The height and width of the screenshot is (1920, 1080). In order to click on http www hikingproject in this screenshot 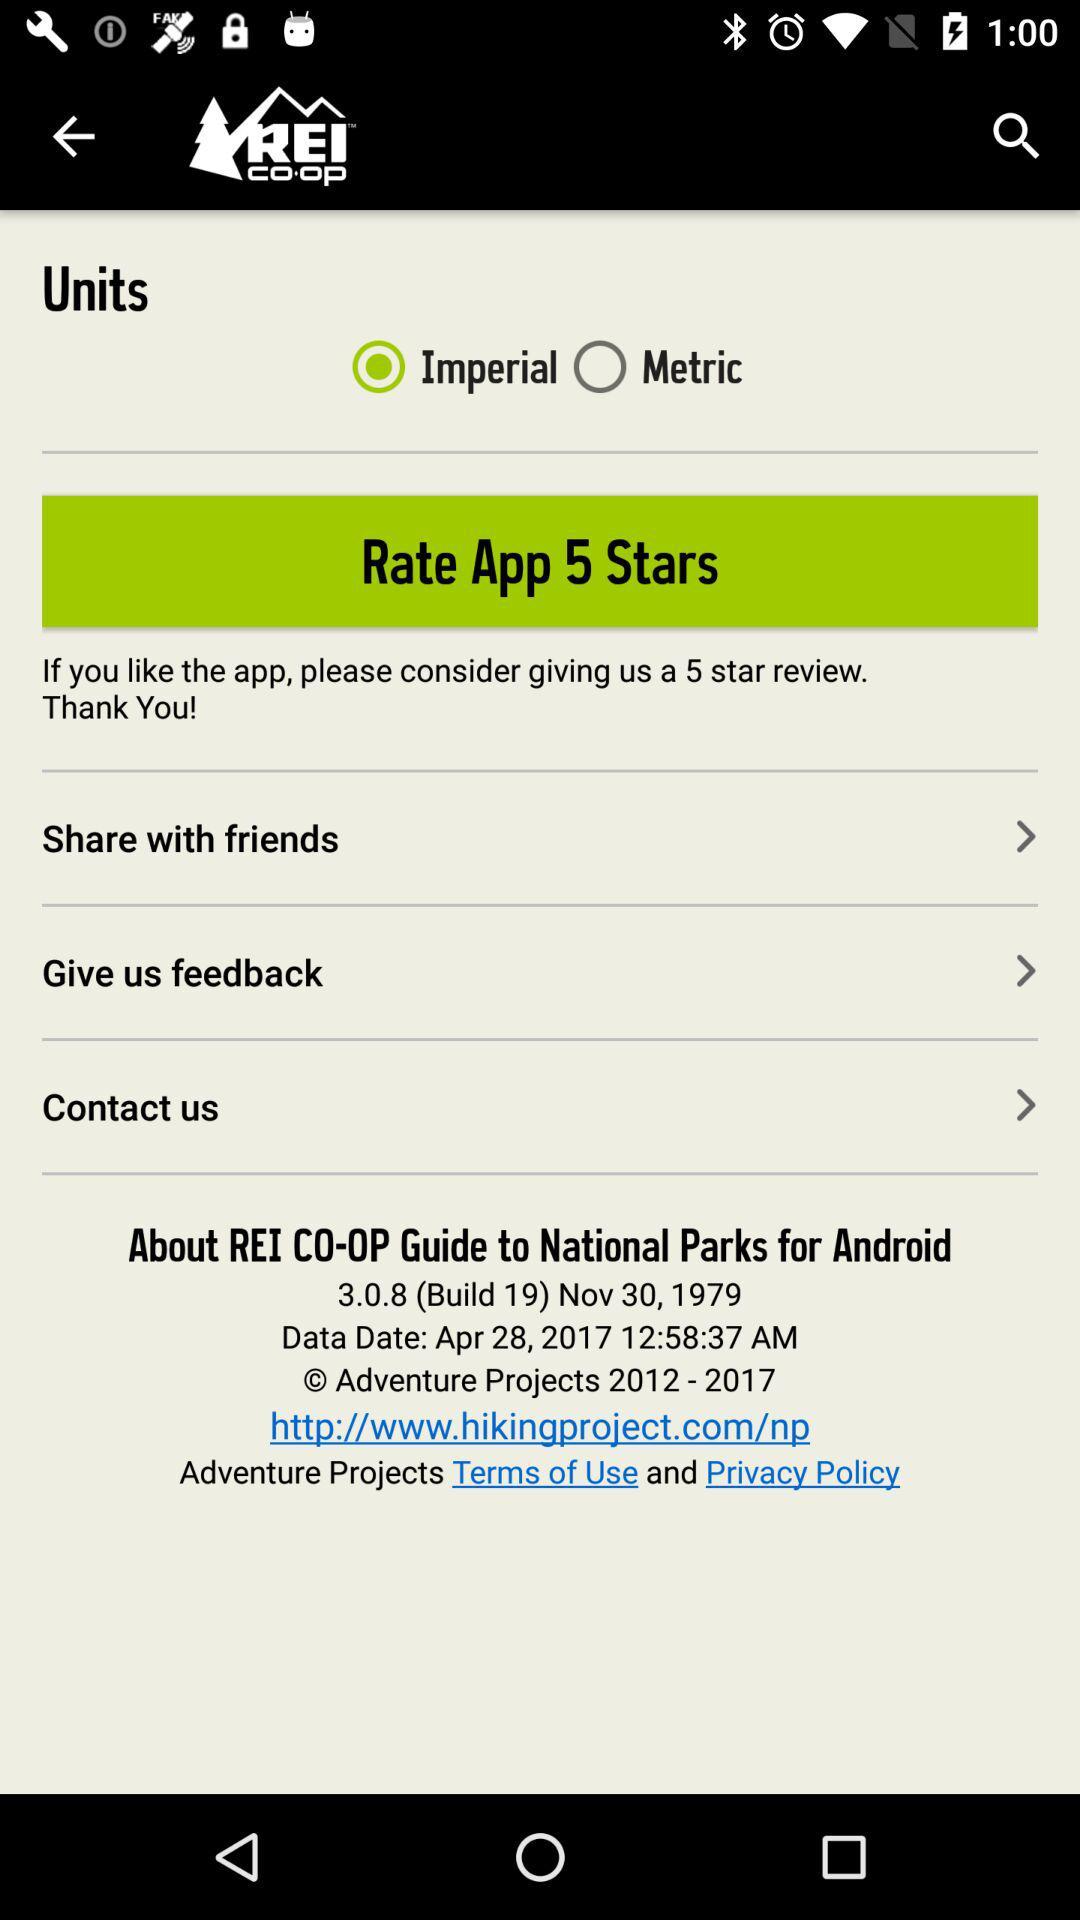, I will do `click(540, 1424)`.